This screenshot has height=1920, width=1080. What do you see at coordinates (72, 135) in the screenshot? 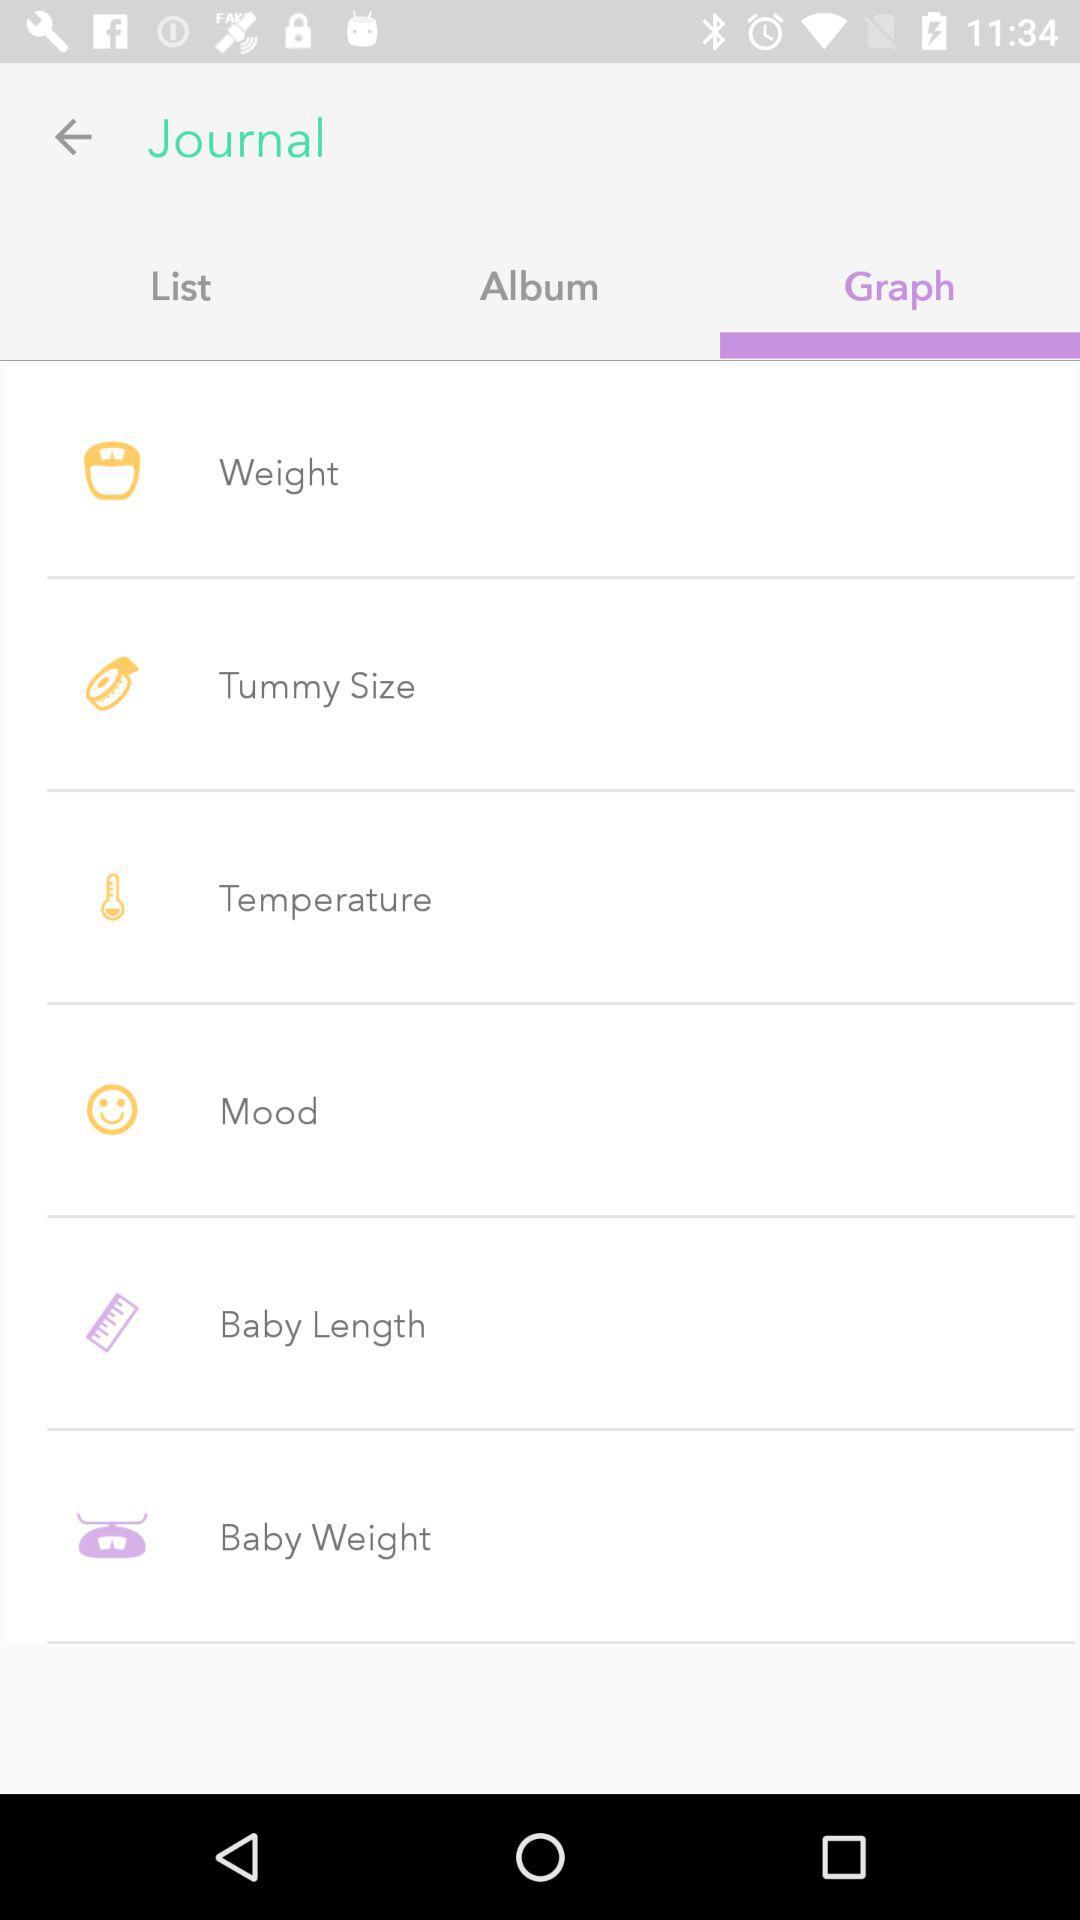
I see `go back` at bounding box center [72, 135].